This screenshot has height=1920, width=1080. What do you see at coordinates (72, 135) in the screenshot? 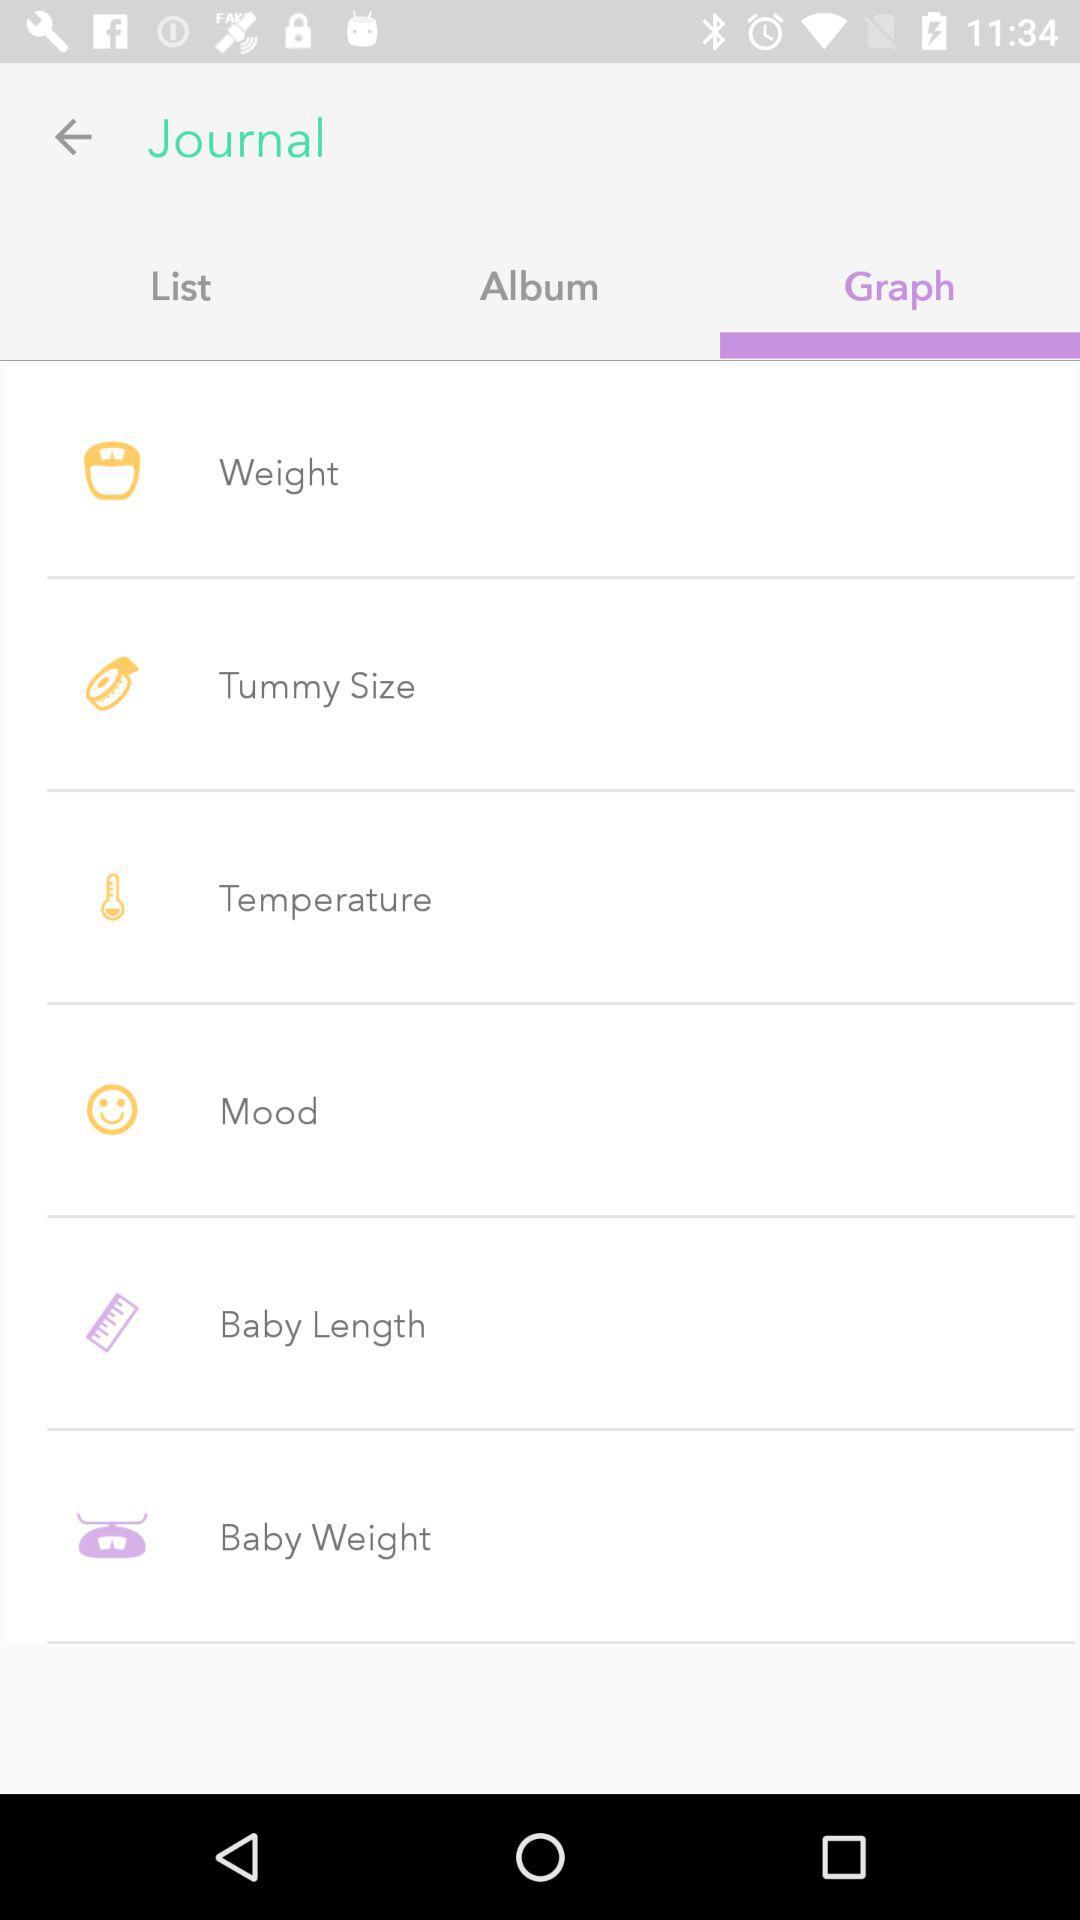
I see `go back` at bounding box center [72, 135].